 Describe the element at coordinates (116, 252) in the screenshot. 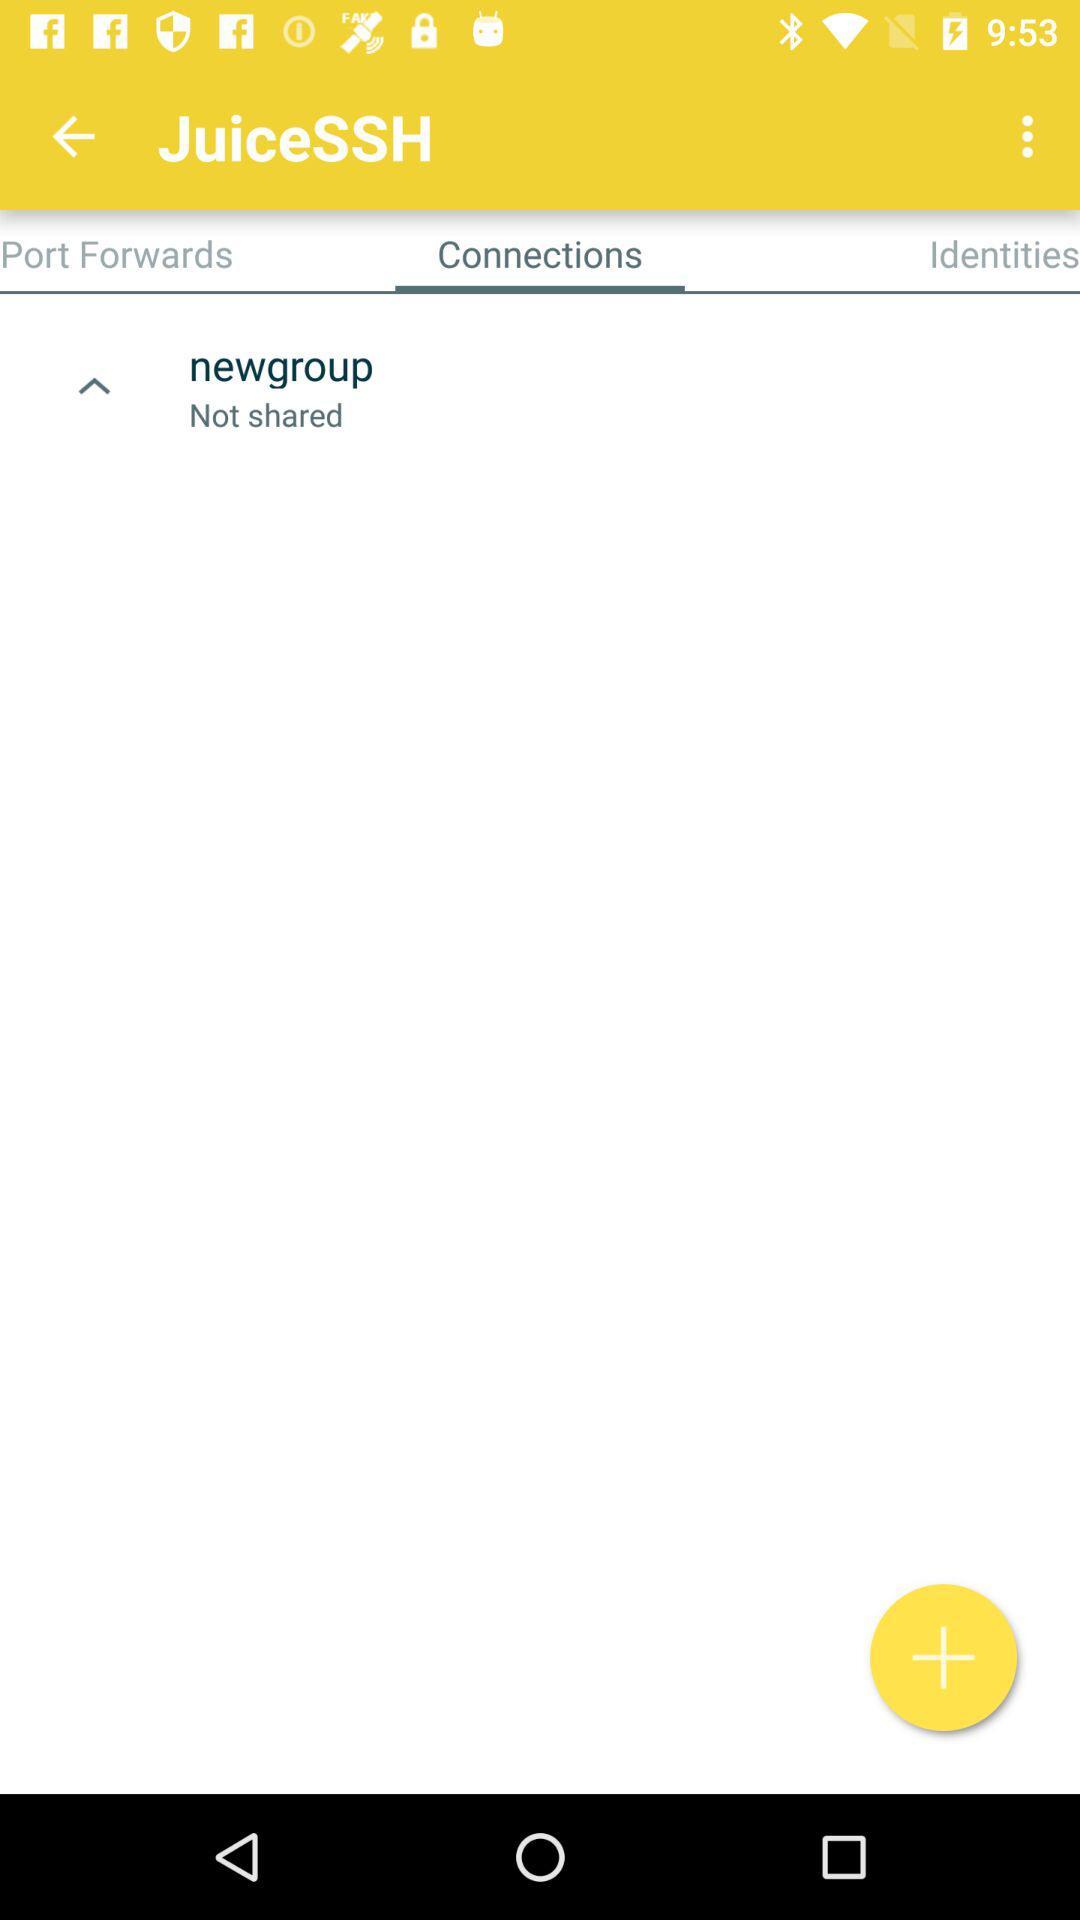

I see `icon to the left of connections app` at that location.